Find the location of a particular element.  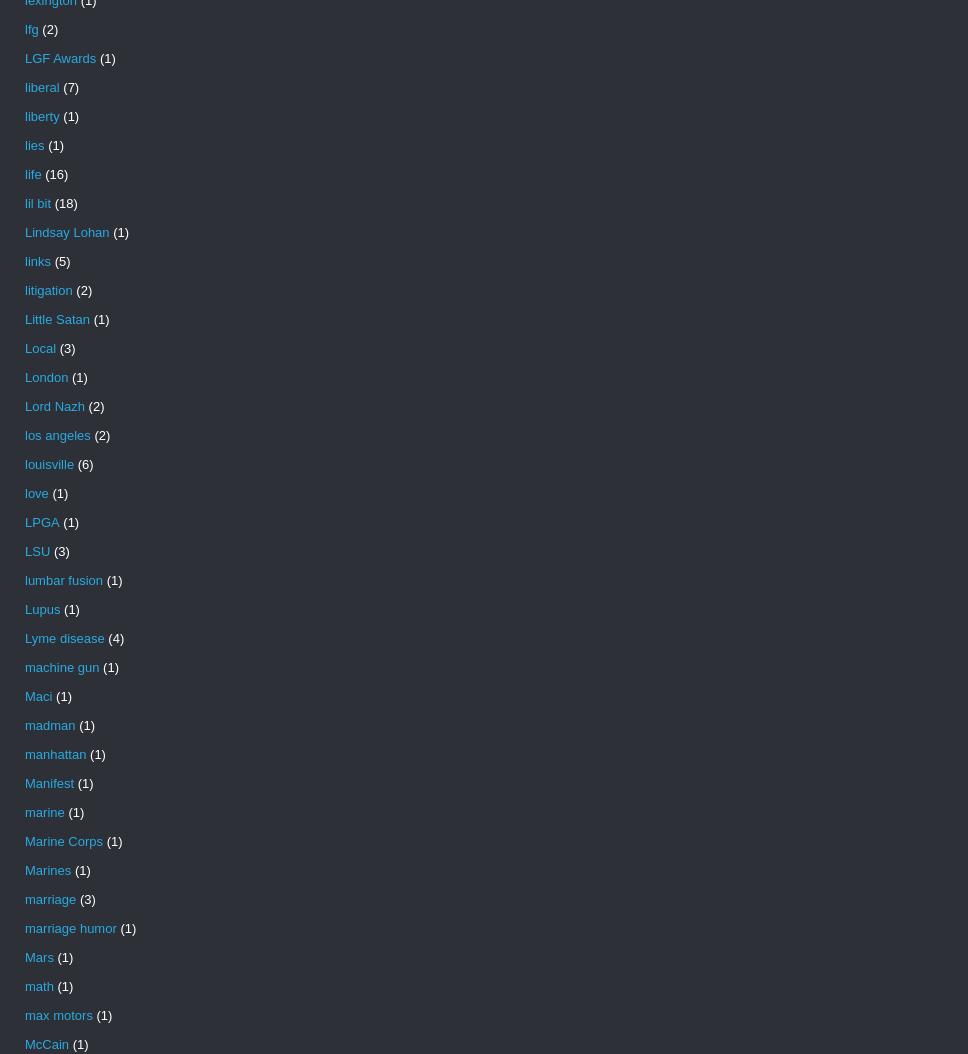

'litigation' is located at coordinates (47, 289).